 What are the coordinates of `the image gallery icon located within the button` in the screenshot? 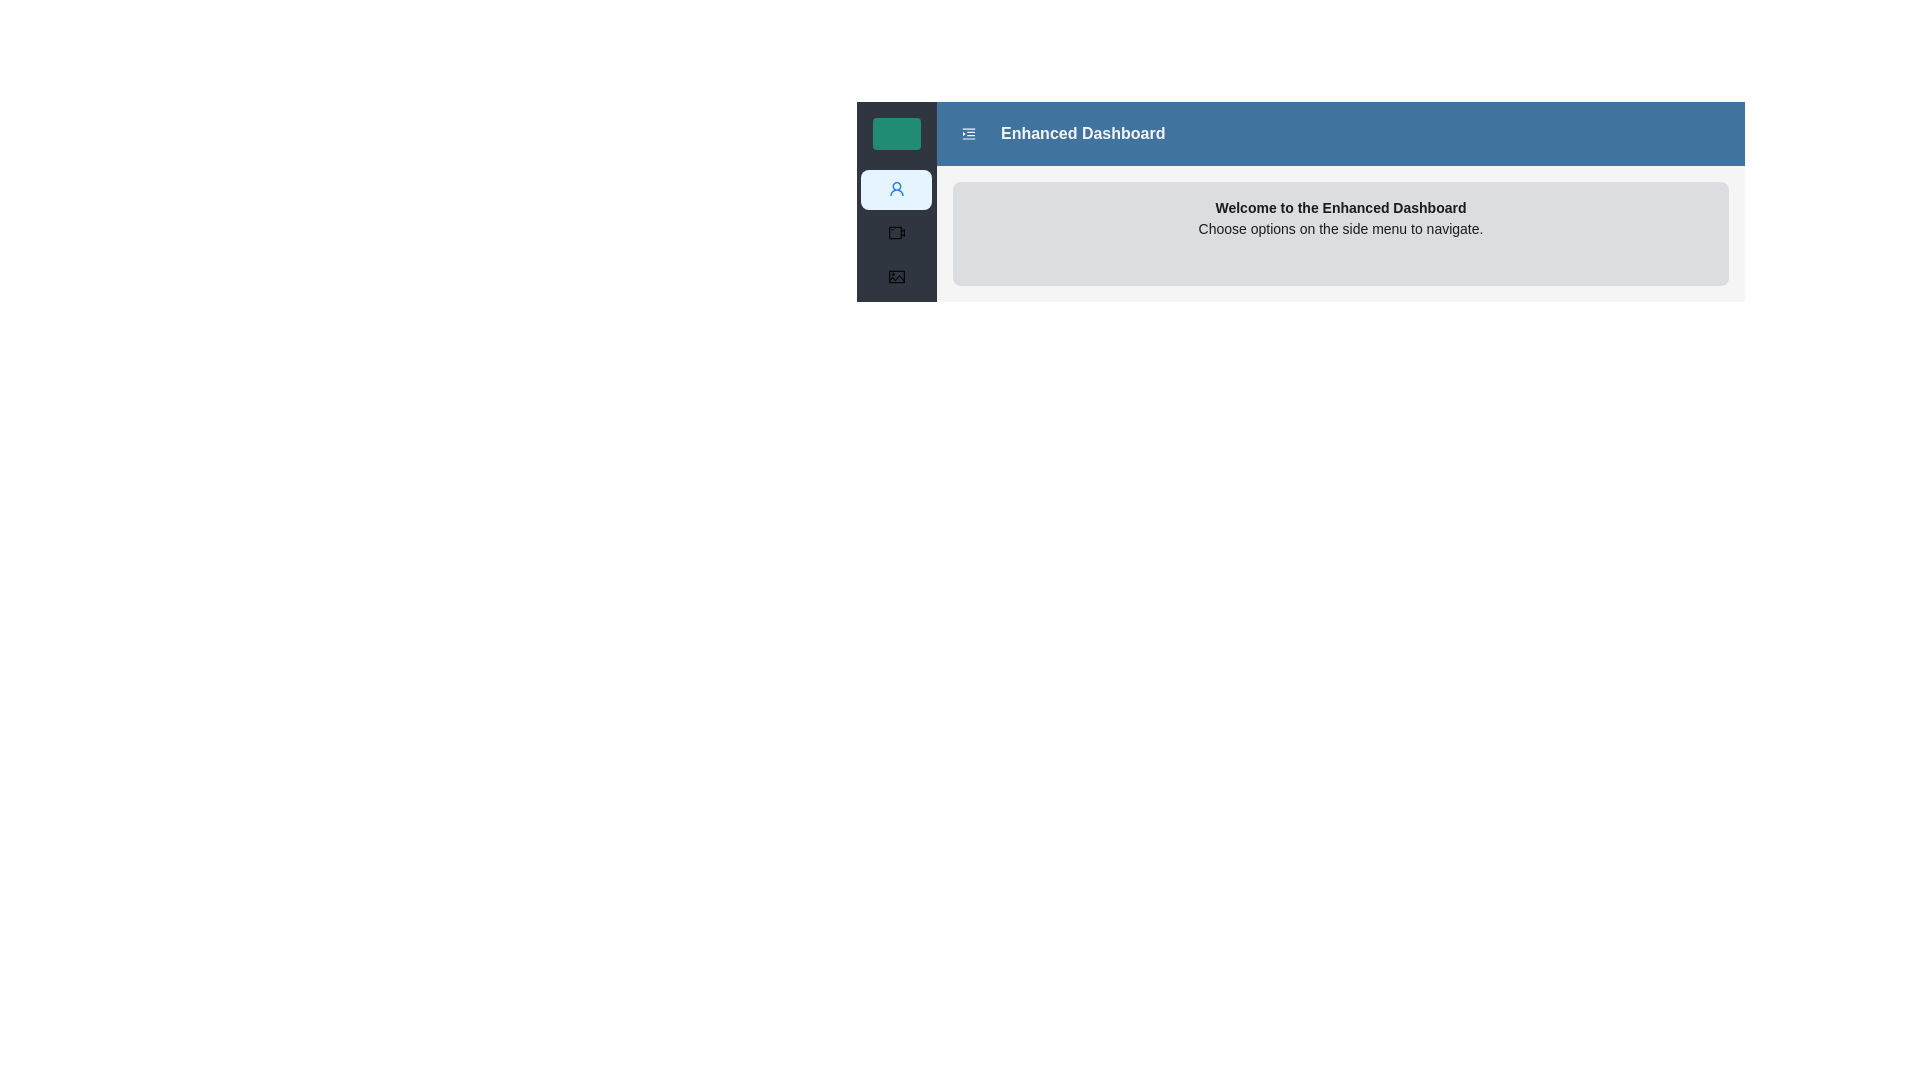 It's located at (895, 277).